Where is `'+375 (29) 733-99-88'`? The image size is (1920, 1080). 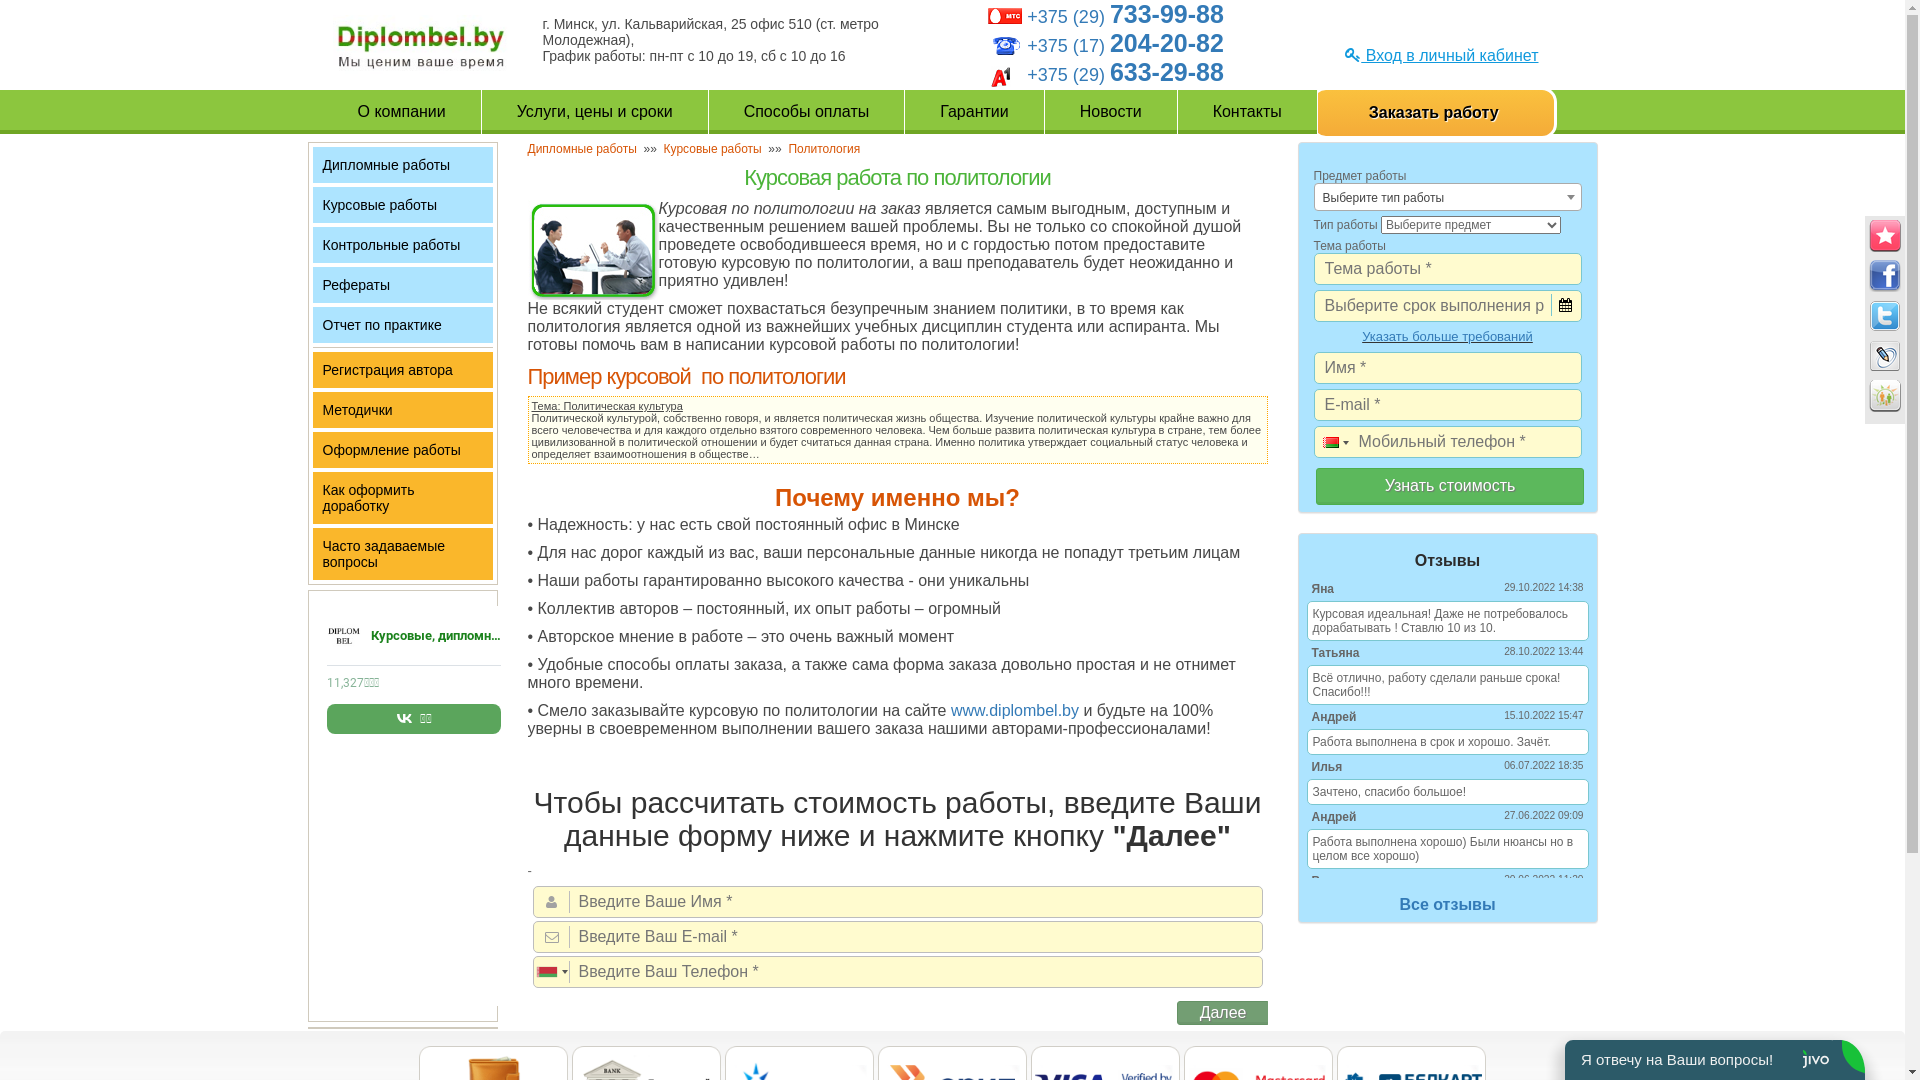
'+375 (29) 733-99-88' is located at coordinates (1125, 16).